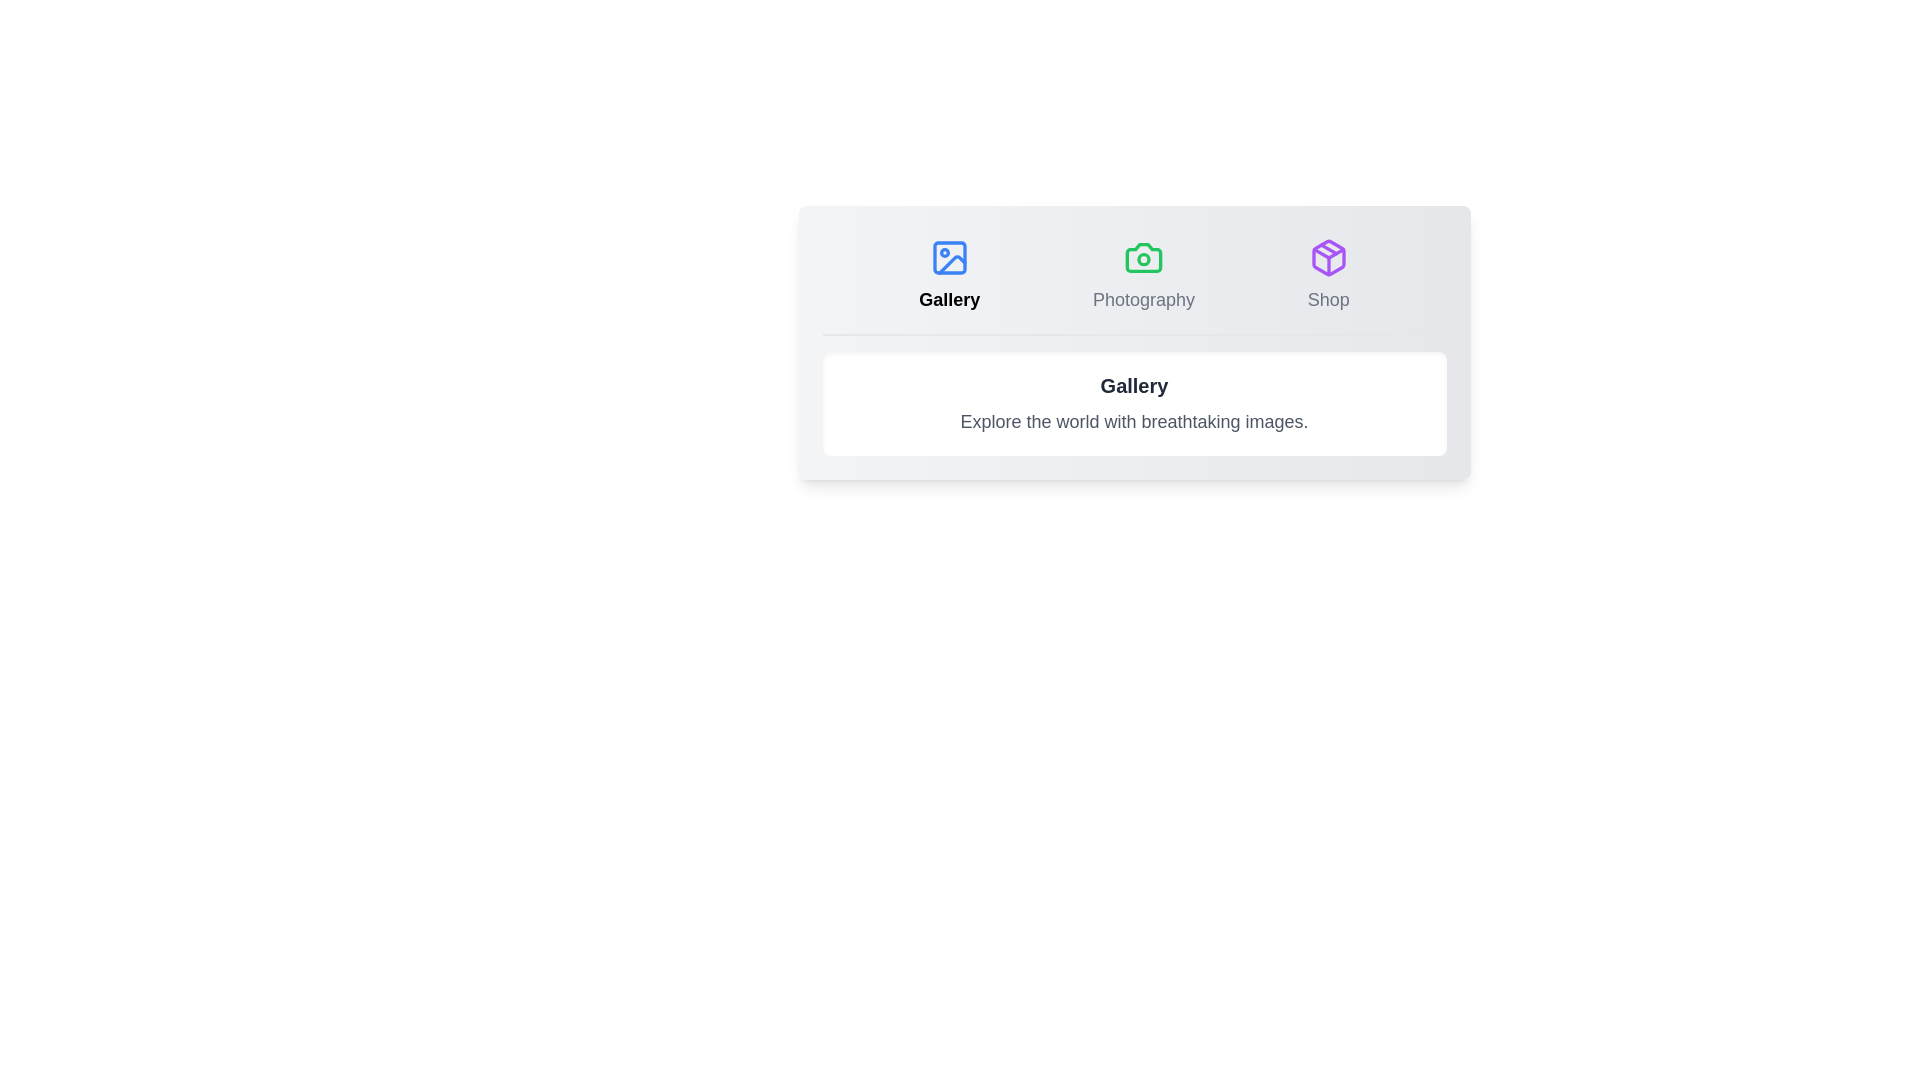  I want to click on the Shop tab by clicking on its button, so click(1328, 276).